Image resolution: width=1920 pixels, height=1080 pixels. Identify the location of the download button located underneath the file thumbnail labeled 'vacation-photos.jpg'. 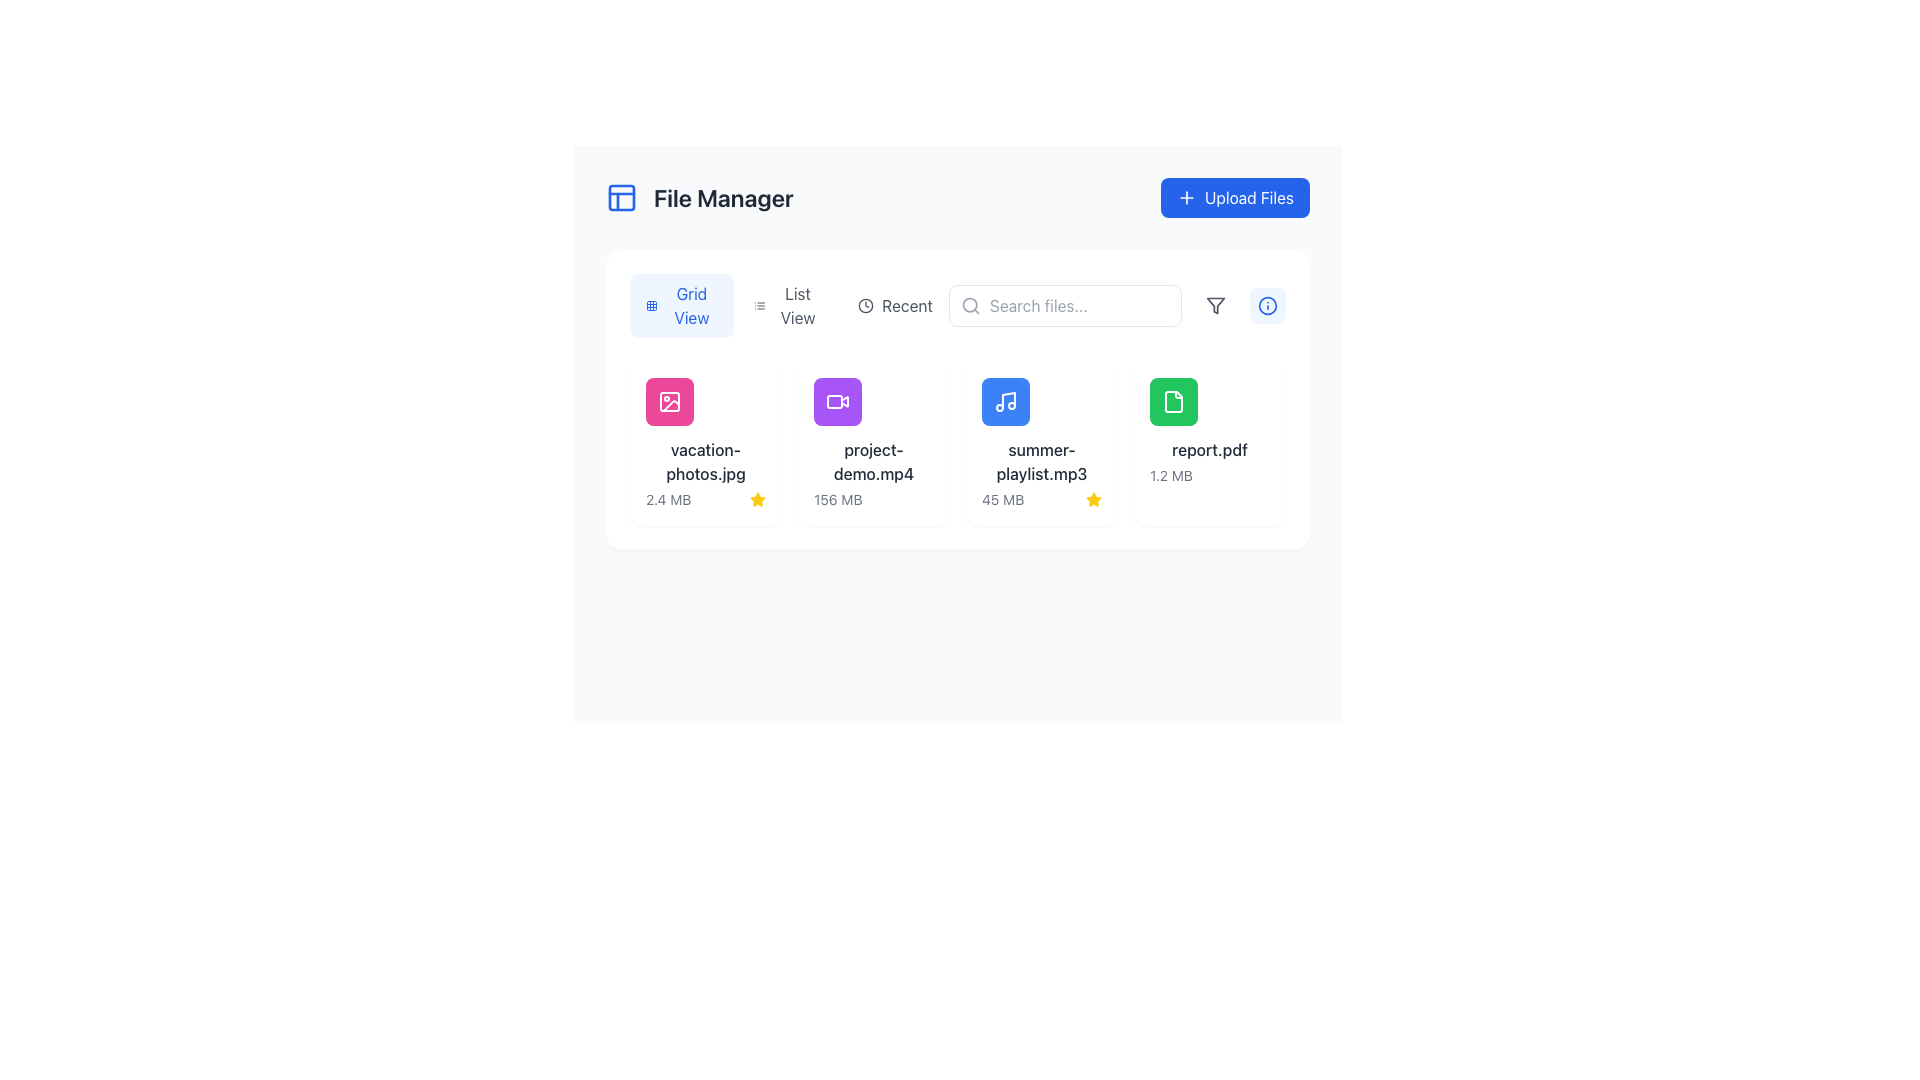
(663, 496).